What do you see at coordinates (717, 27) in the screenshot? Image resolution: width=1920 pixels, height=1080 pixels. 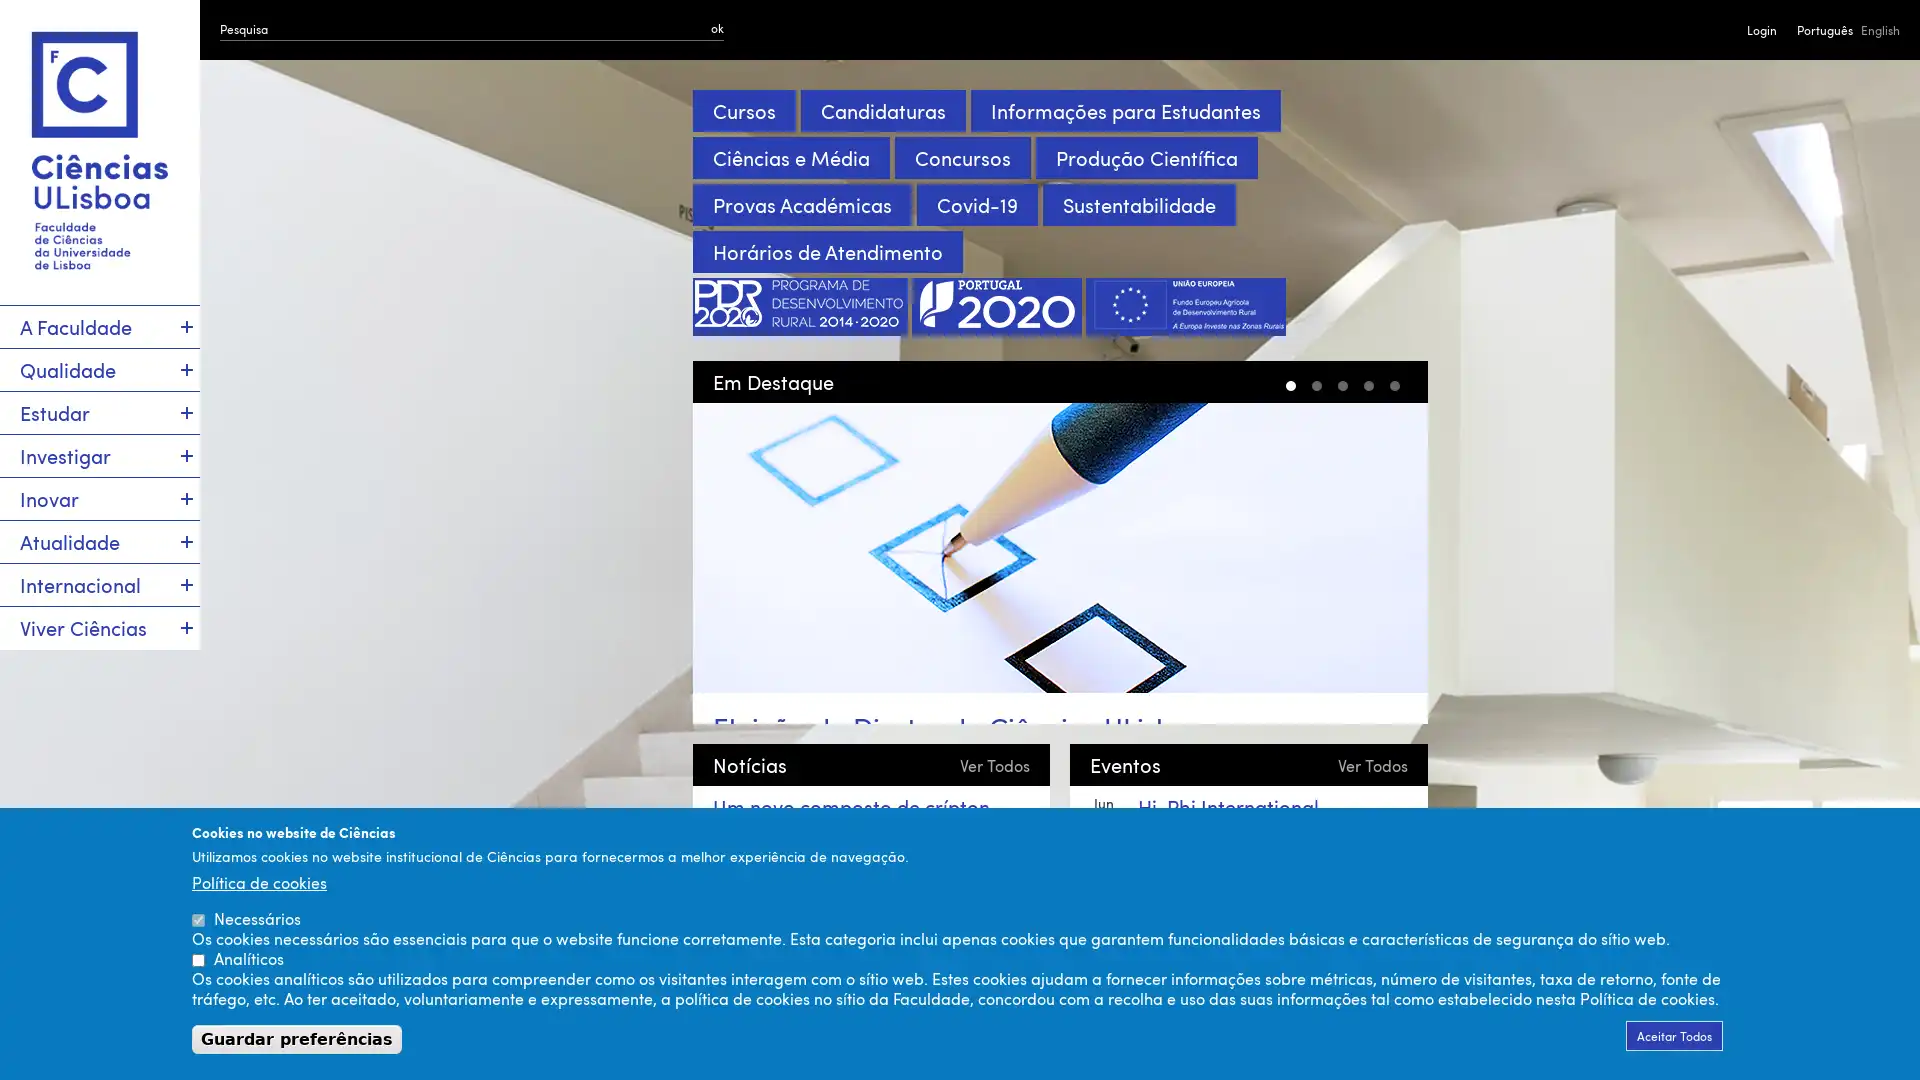 I see `ok` at bounding box center [717, 27].